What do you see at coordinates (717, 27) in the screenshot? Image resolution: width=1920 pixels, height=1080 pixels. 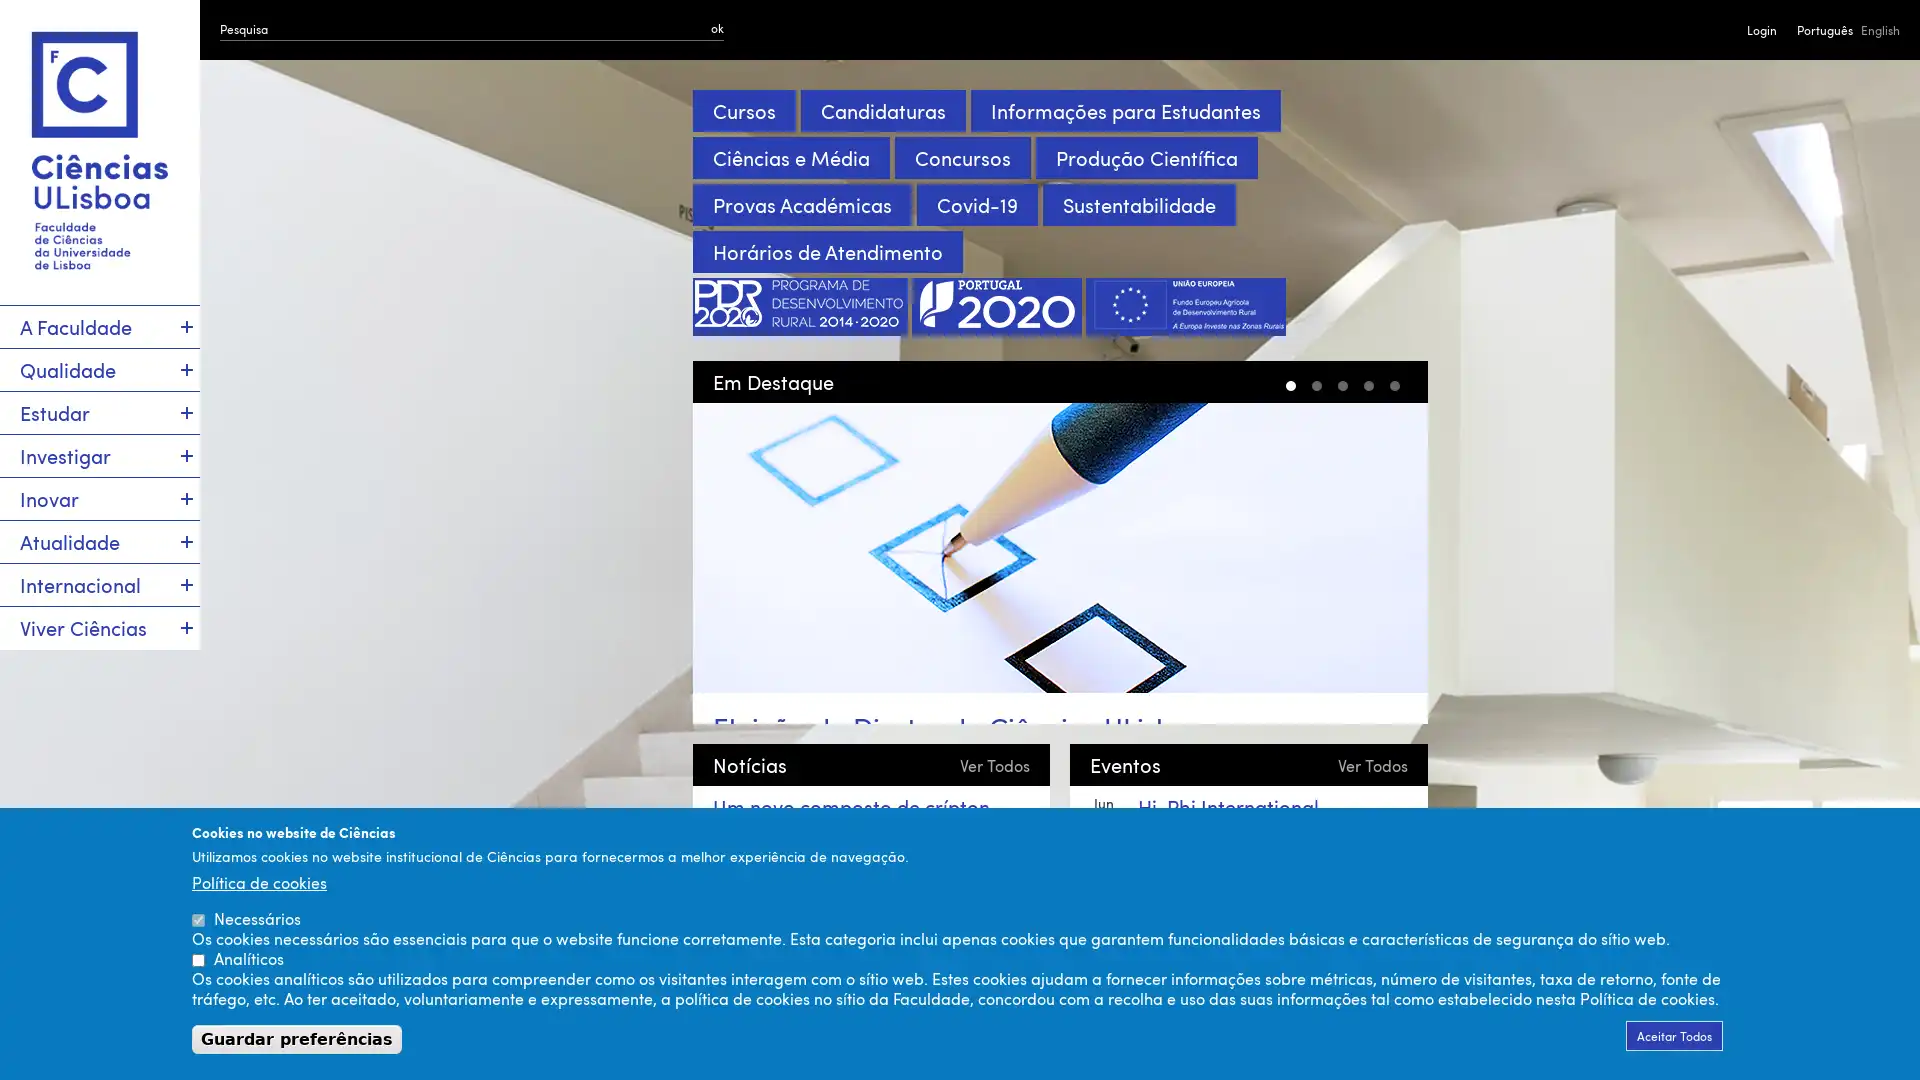 I see `ok` at bounding box center [717, 27].